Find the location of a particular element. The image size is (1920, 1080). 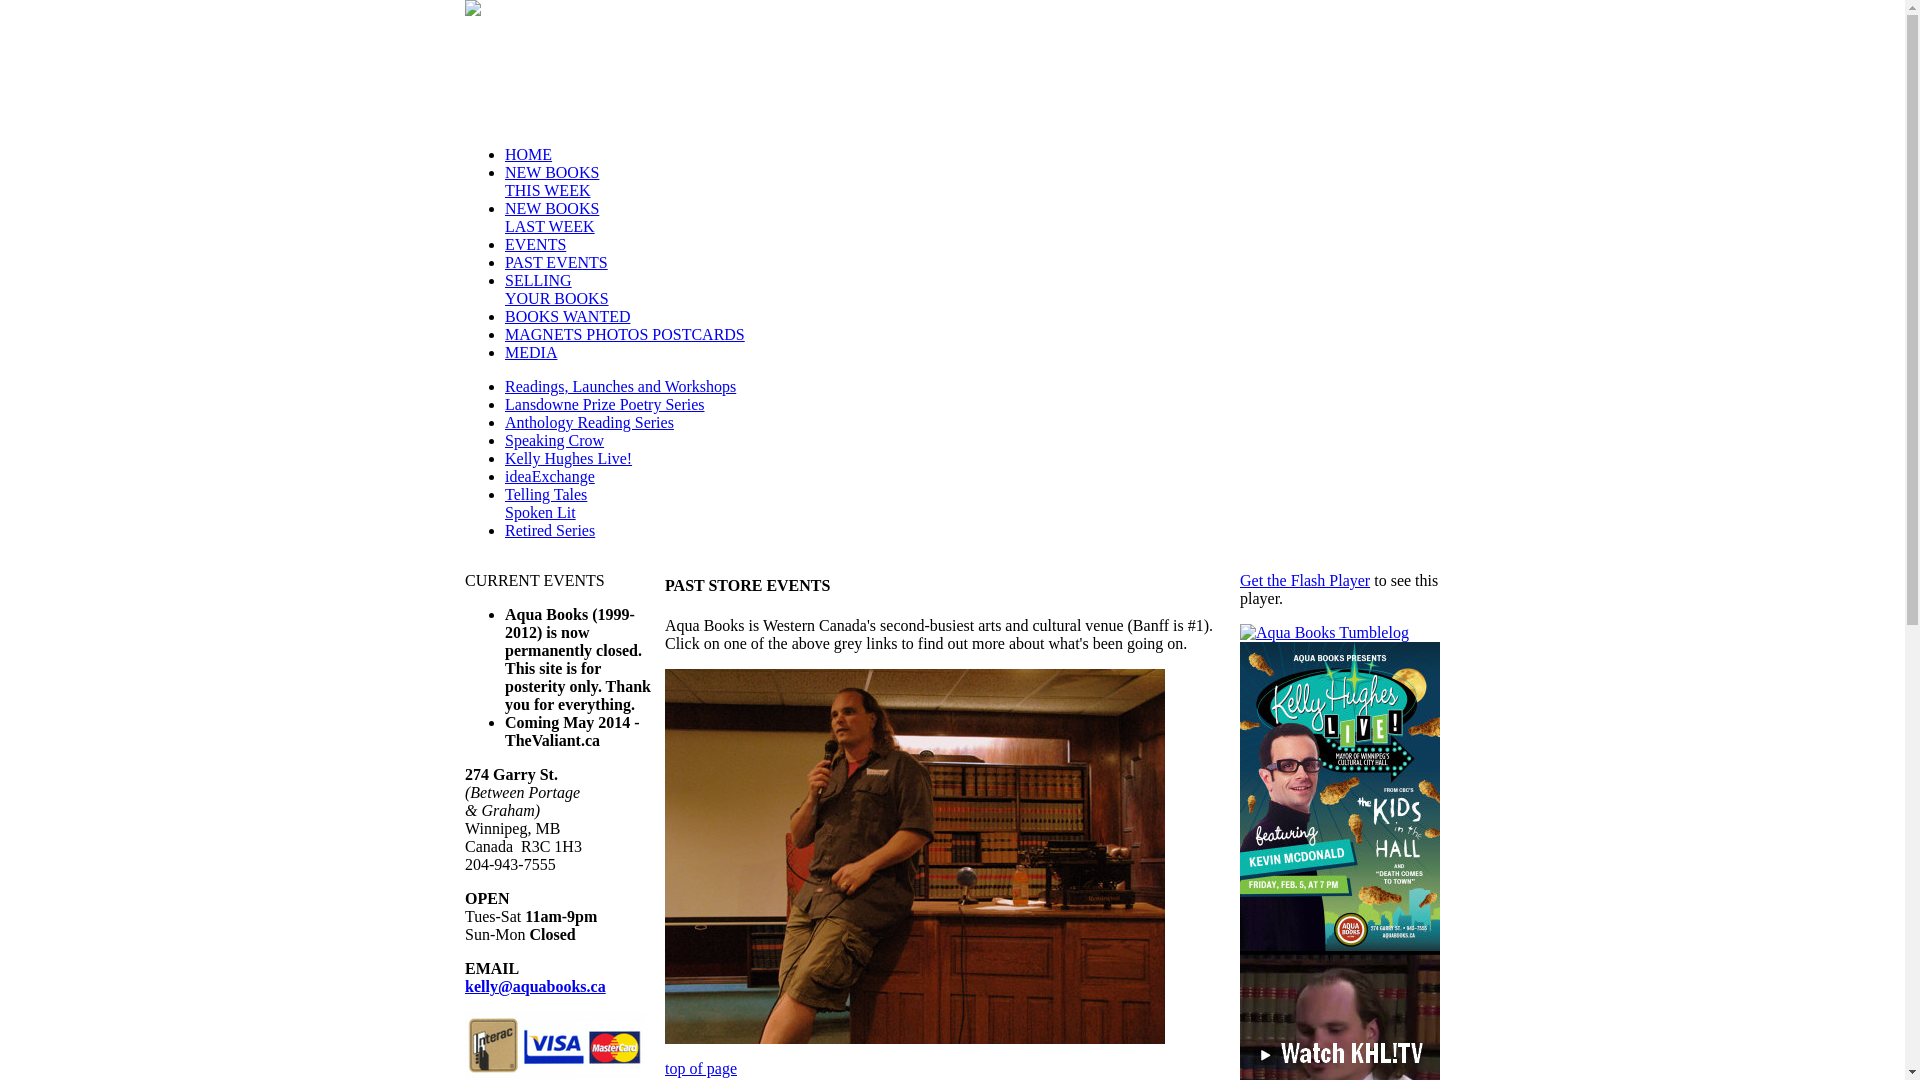

'Lansdowne Prize Poetry Series' is located at coordinates (603, 404).